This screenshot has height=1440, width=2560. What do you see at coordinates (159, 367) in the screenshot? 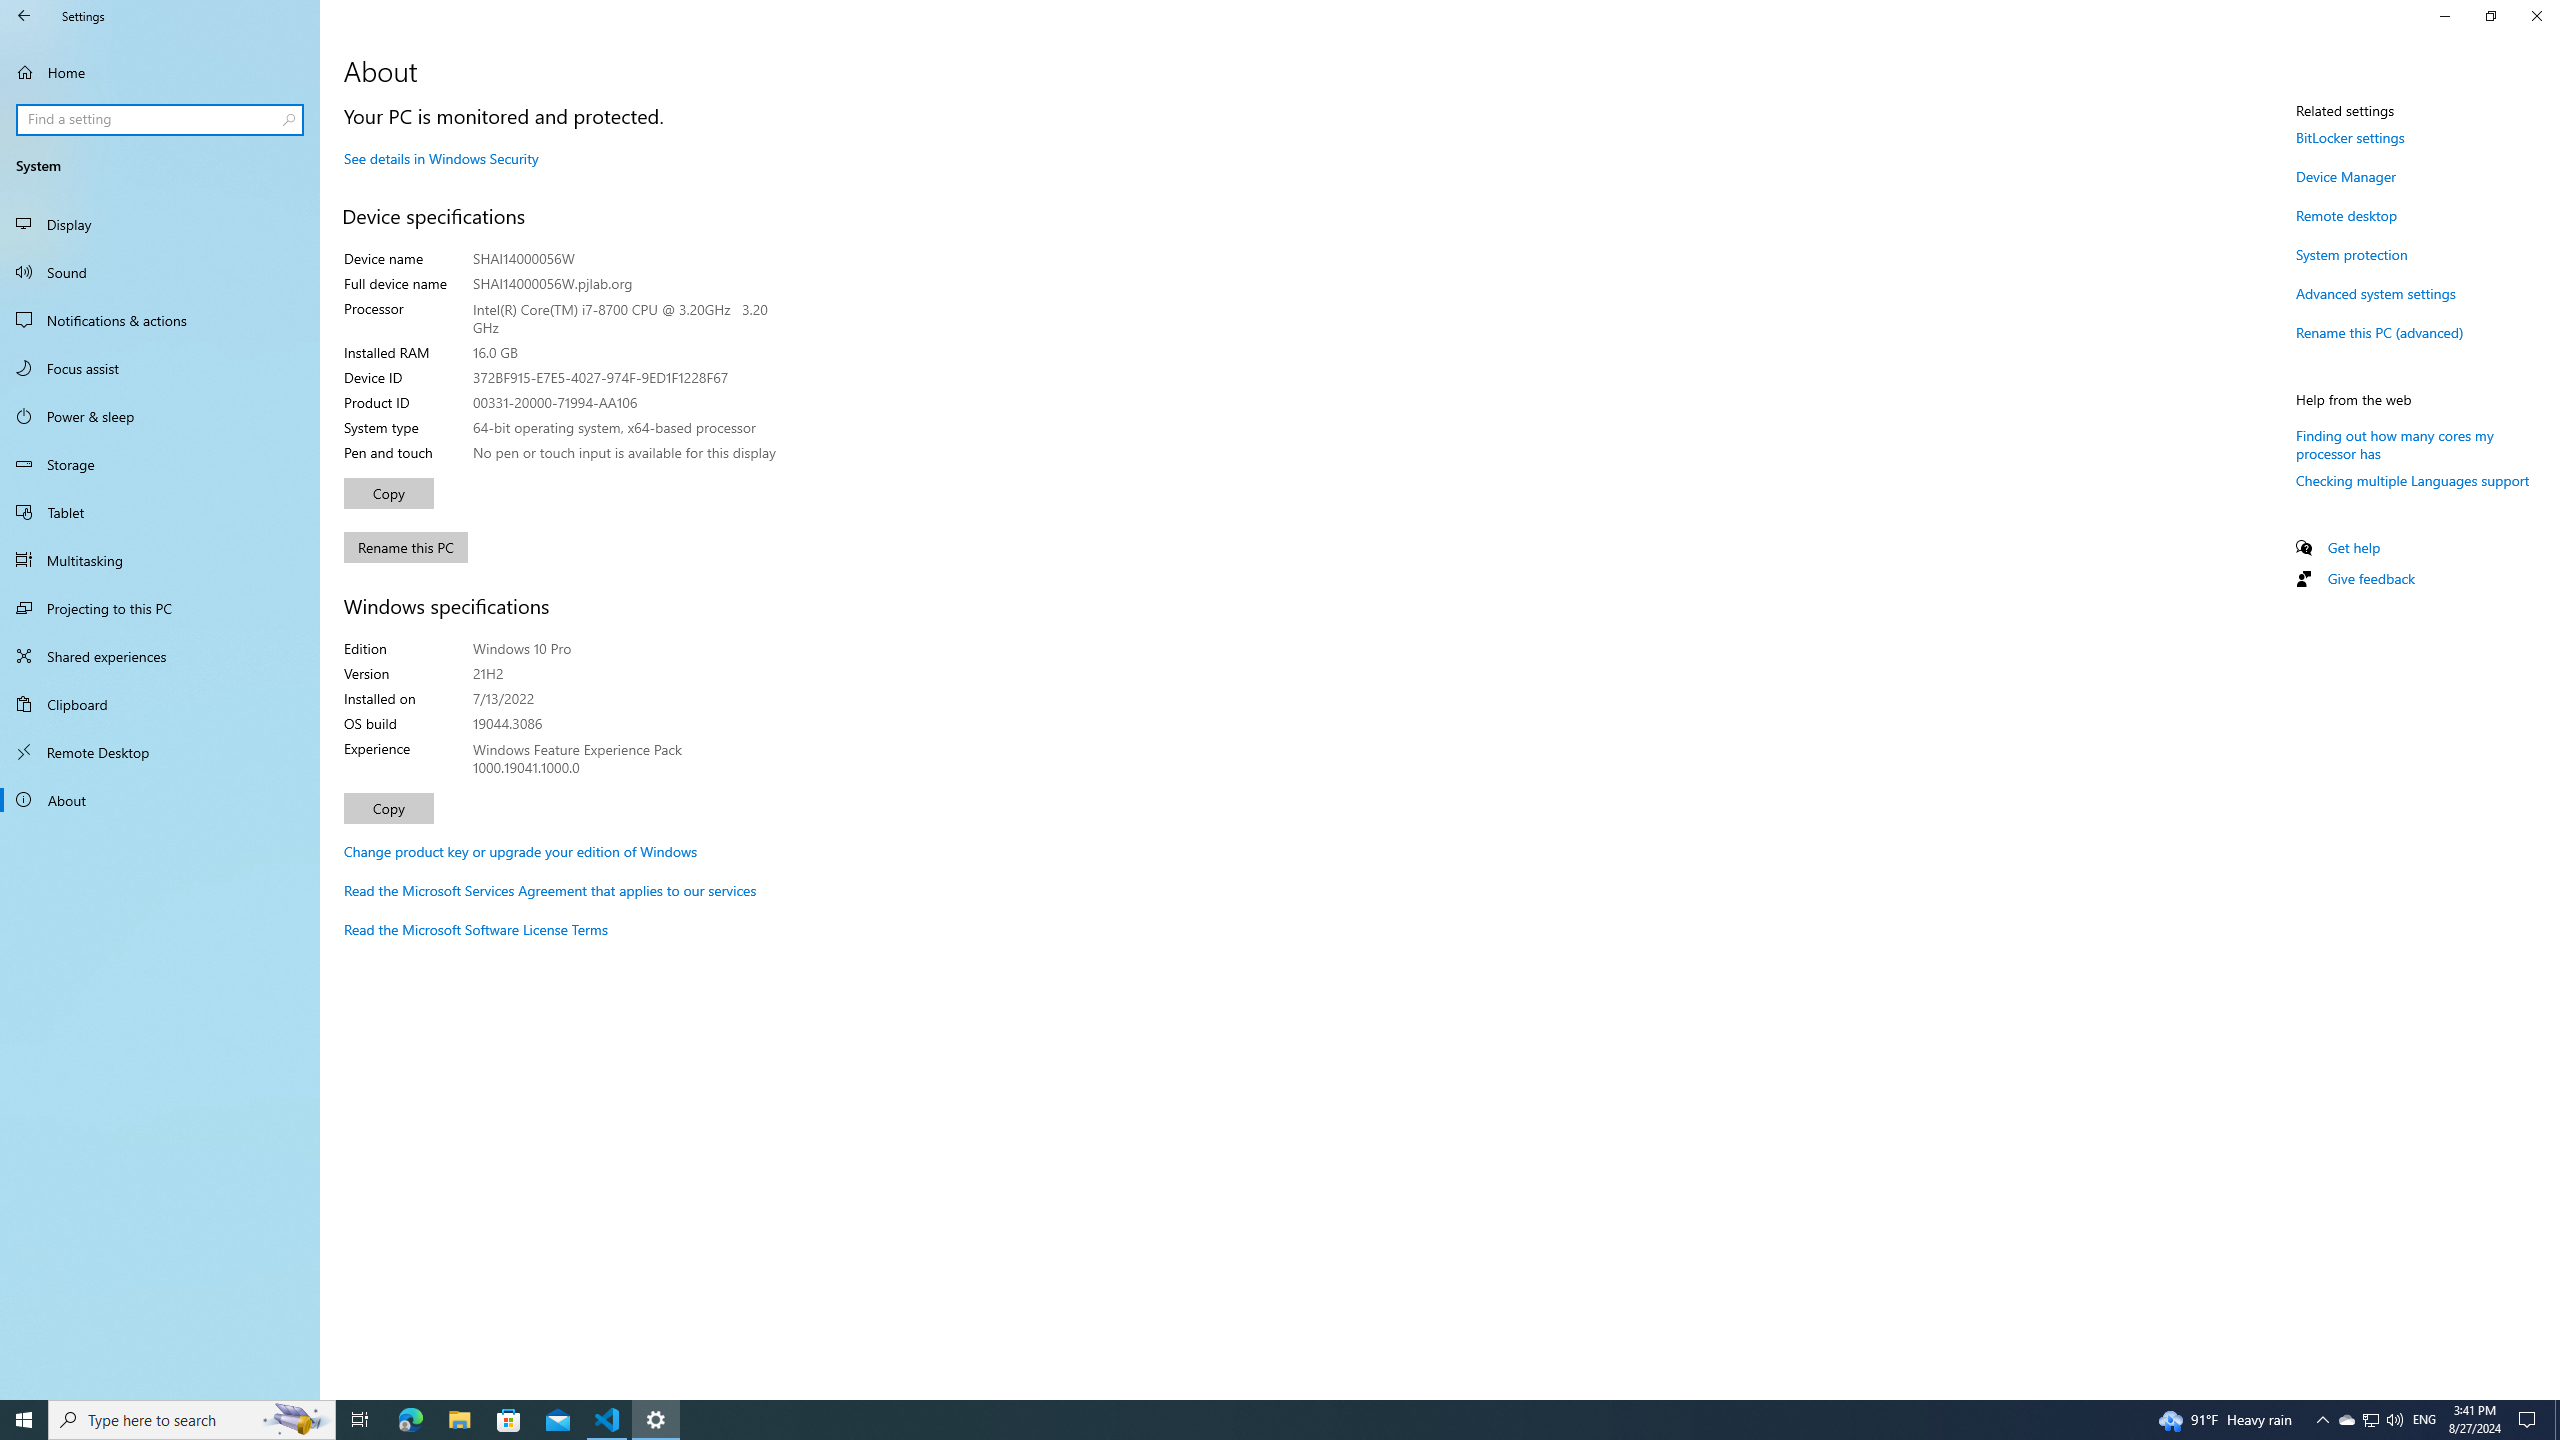
I see `'Focus assist'` at bounding box center [159, 367].